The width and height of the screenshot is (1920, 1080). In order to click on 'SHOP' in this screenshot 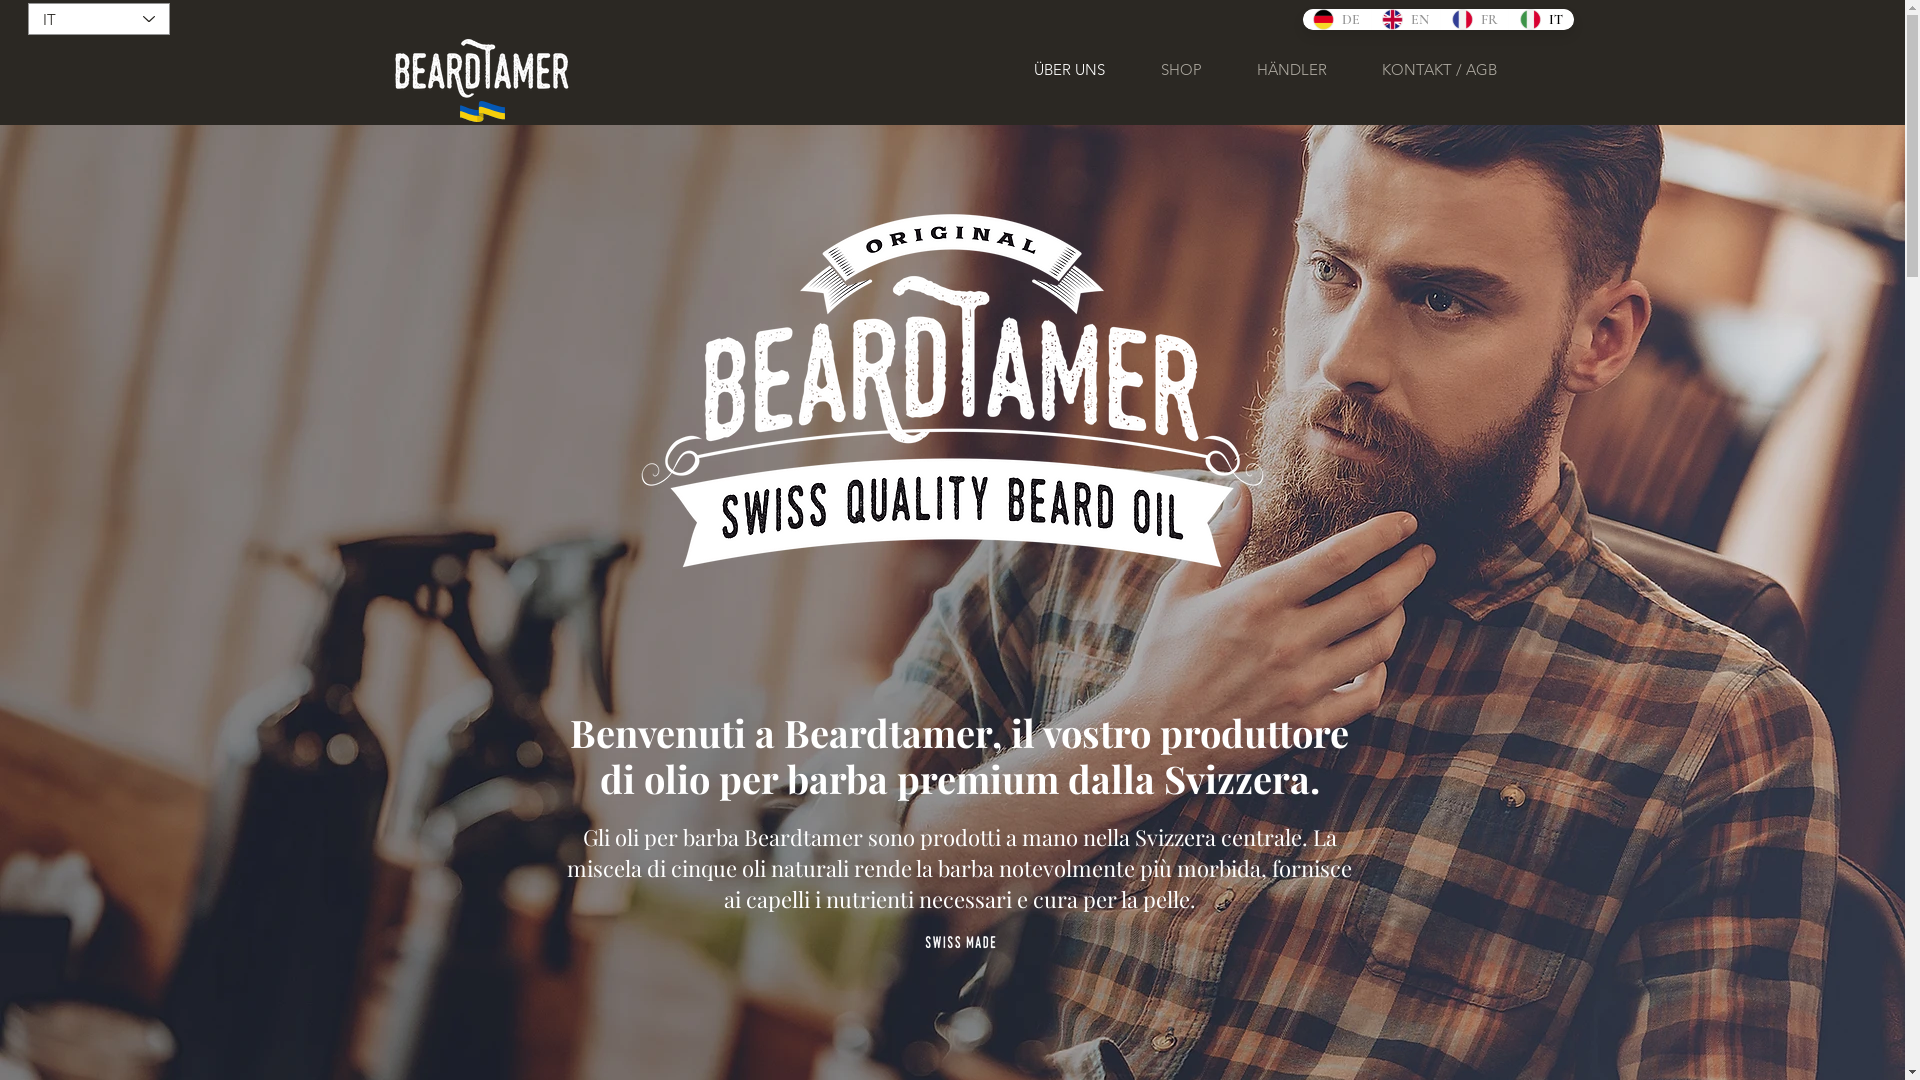, I will do `click(1180, 68)`.